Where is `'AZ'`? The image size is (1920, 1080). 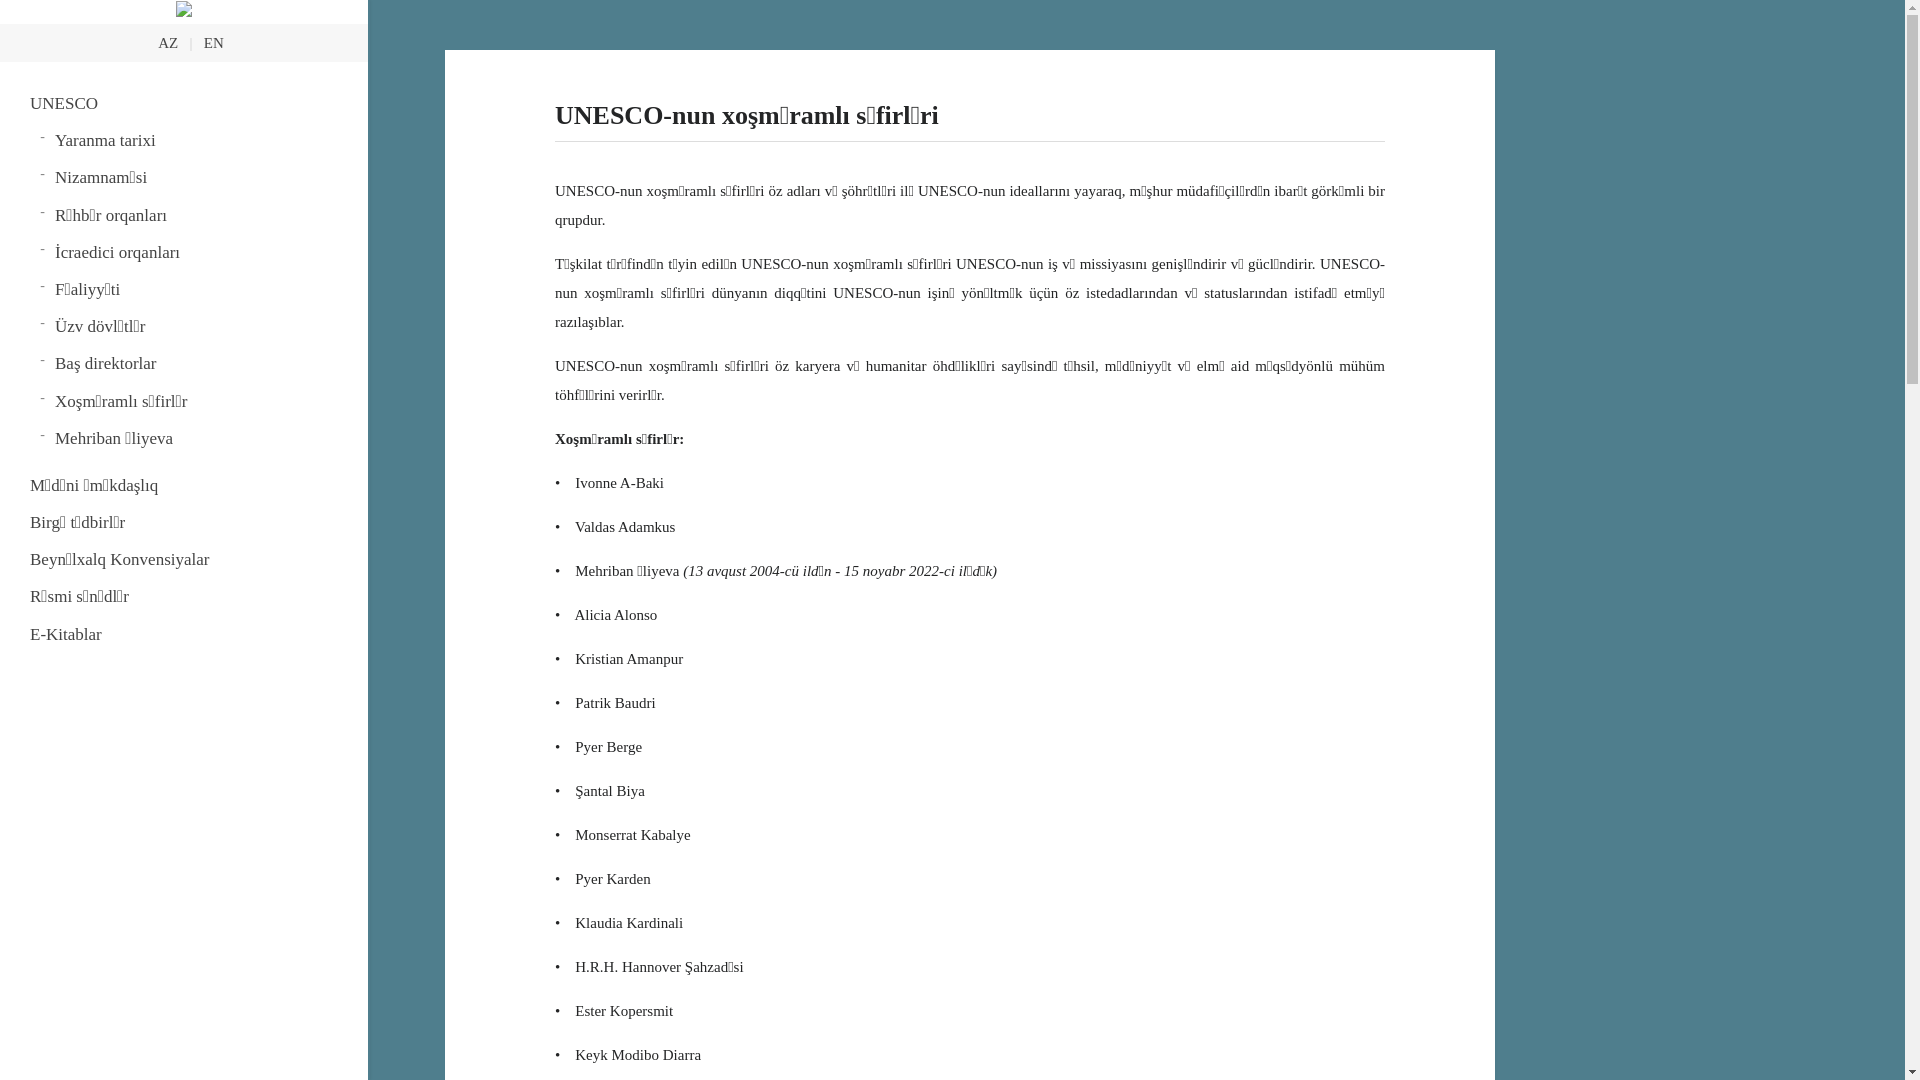
'AZ' is located at coordinates (168, 42).